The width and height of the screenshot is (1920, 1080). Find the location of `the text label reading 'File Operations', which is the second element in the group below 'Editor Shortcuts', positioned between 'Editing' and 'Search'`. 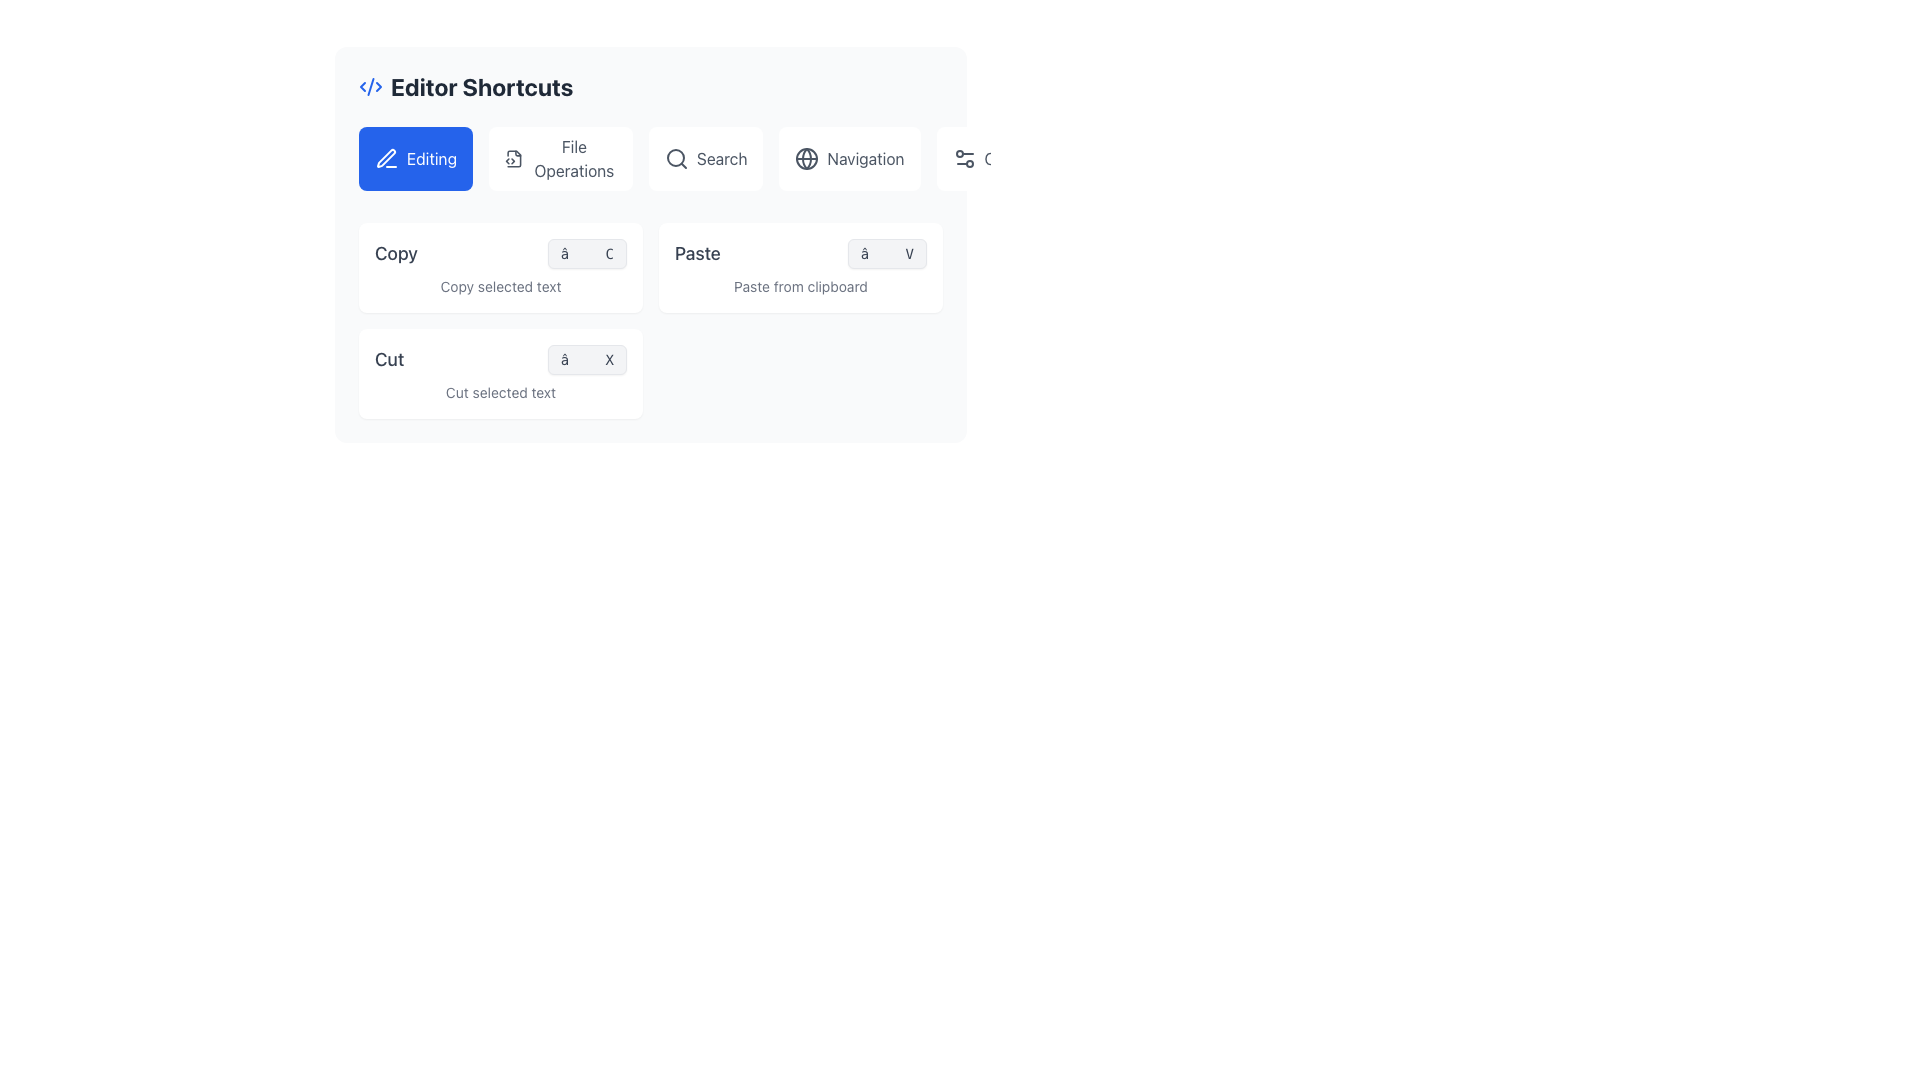

the text label reading 'File Operations', which is the second element in the group below 'Editor Shortcuts', positioned between 'Editing' and 'Search' is located at coordinates (573, 157).